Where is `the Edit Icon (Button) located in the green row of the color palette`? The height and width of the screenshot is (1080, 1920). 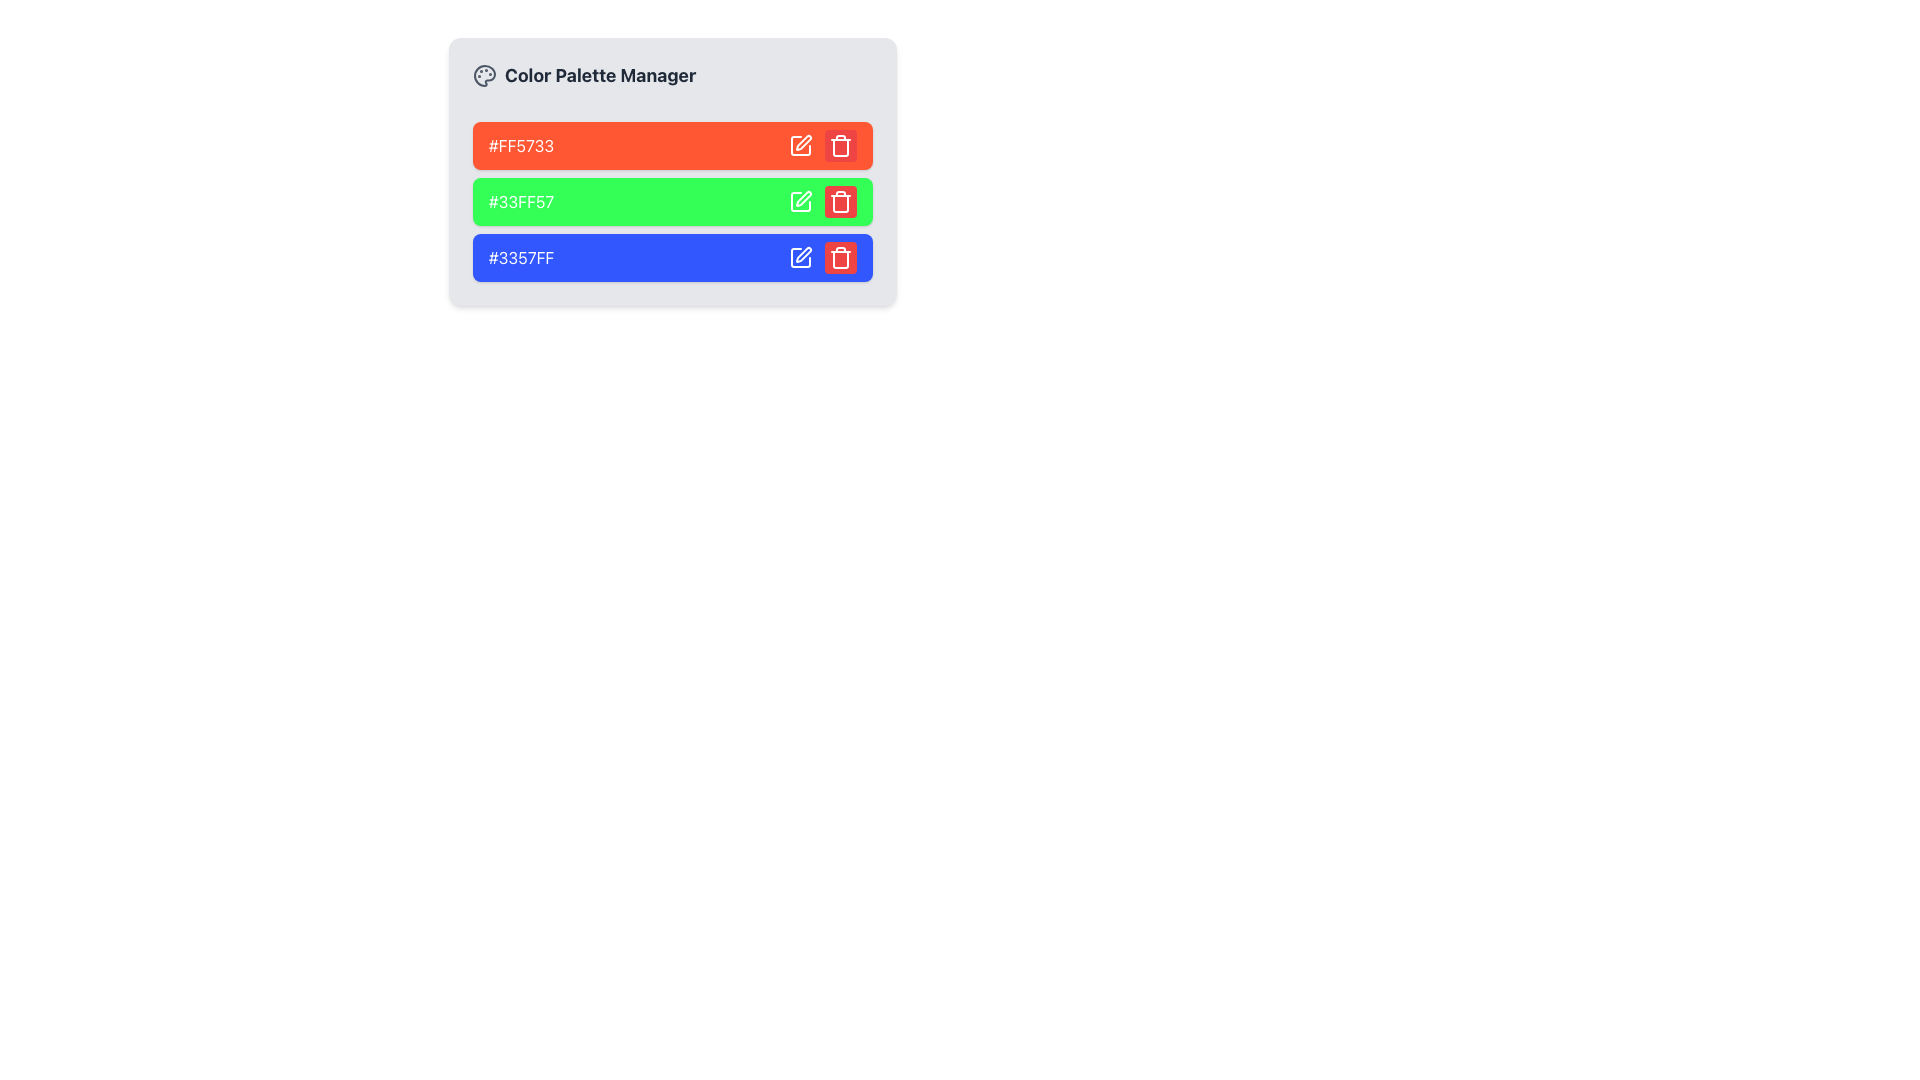
the Edit Icon (Button) located in the green row of the color palette is located at coordinates (801, 201).